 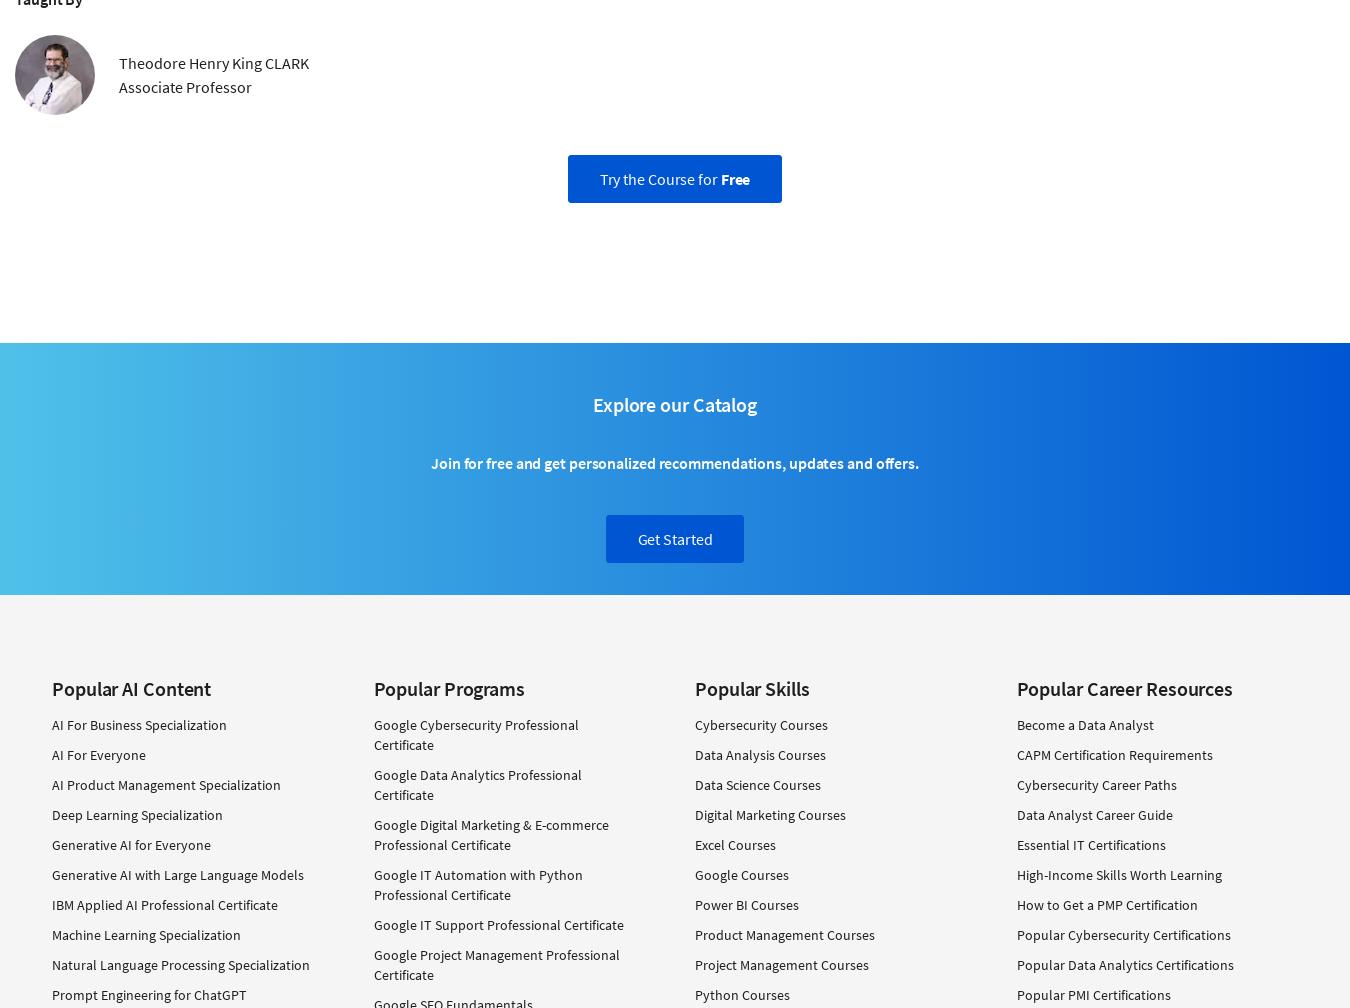 I want to click on 'Product Management Courses', so click(x=784, y=934).